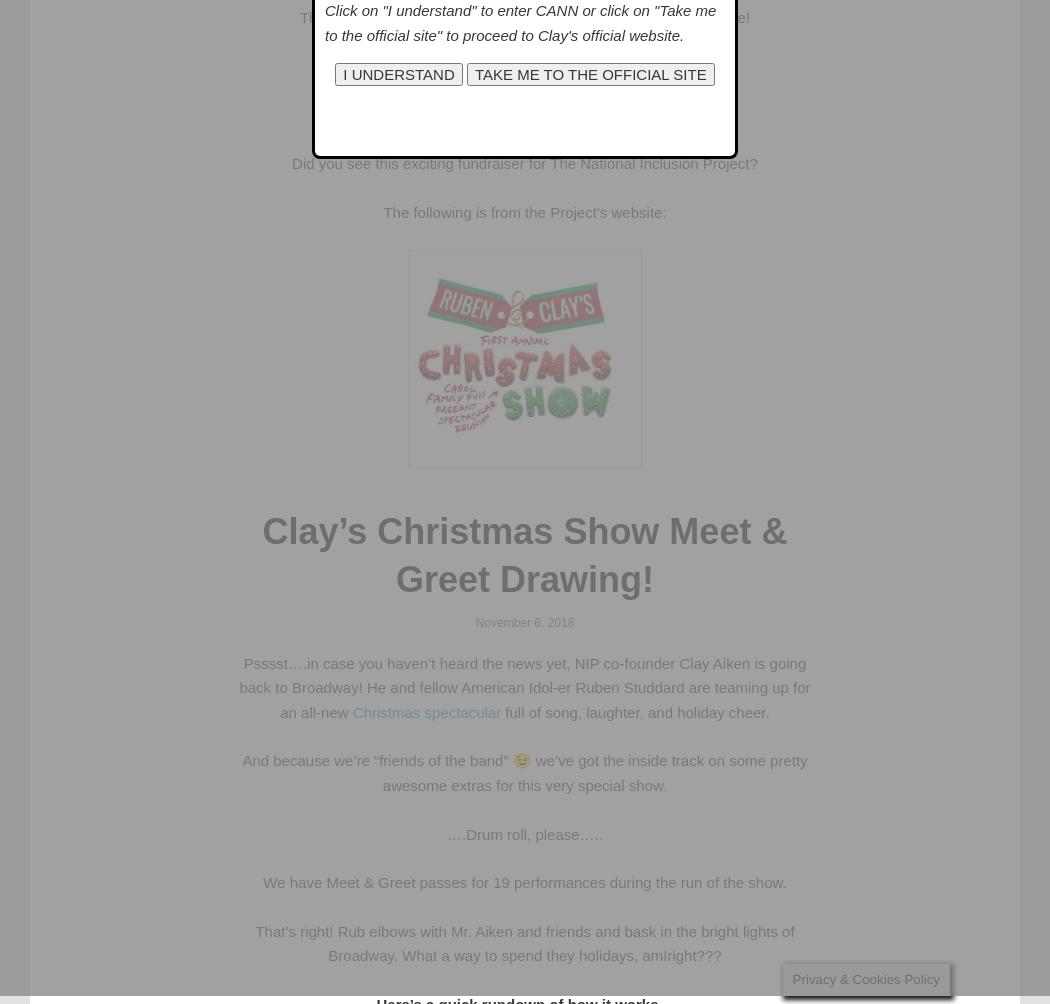  What do you see at coordinates (635, 710) in the screenshot?
I see `'full of song, laughter, and holiday cheer.'` at bounding box center [635, 710].